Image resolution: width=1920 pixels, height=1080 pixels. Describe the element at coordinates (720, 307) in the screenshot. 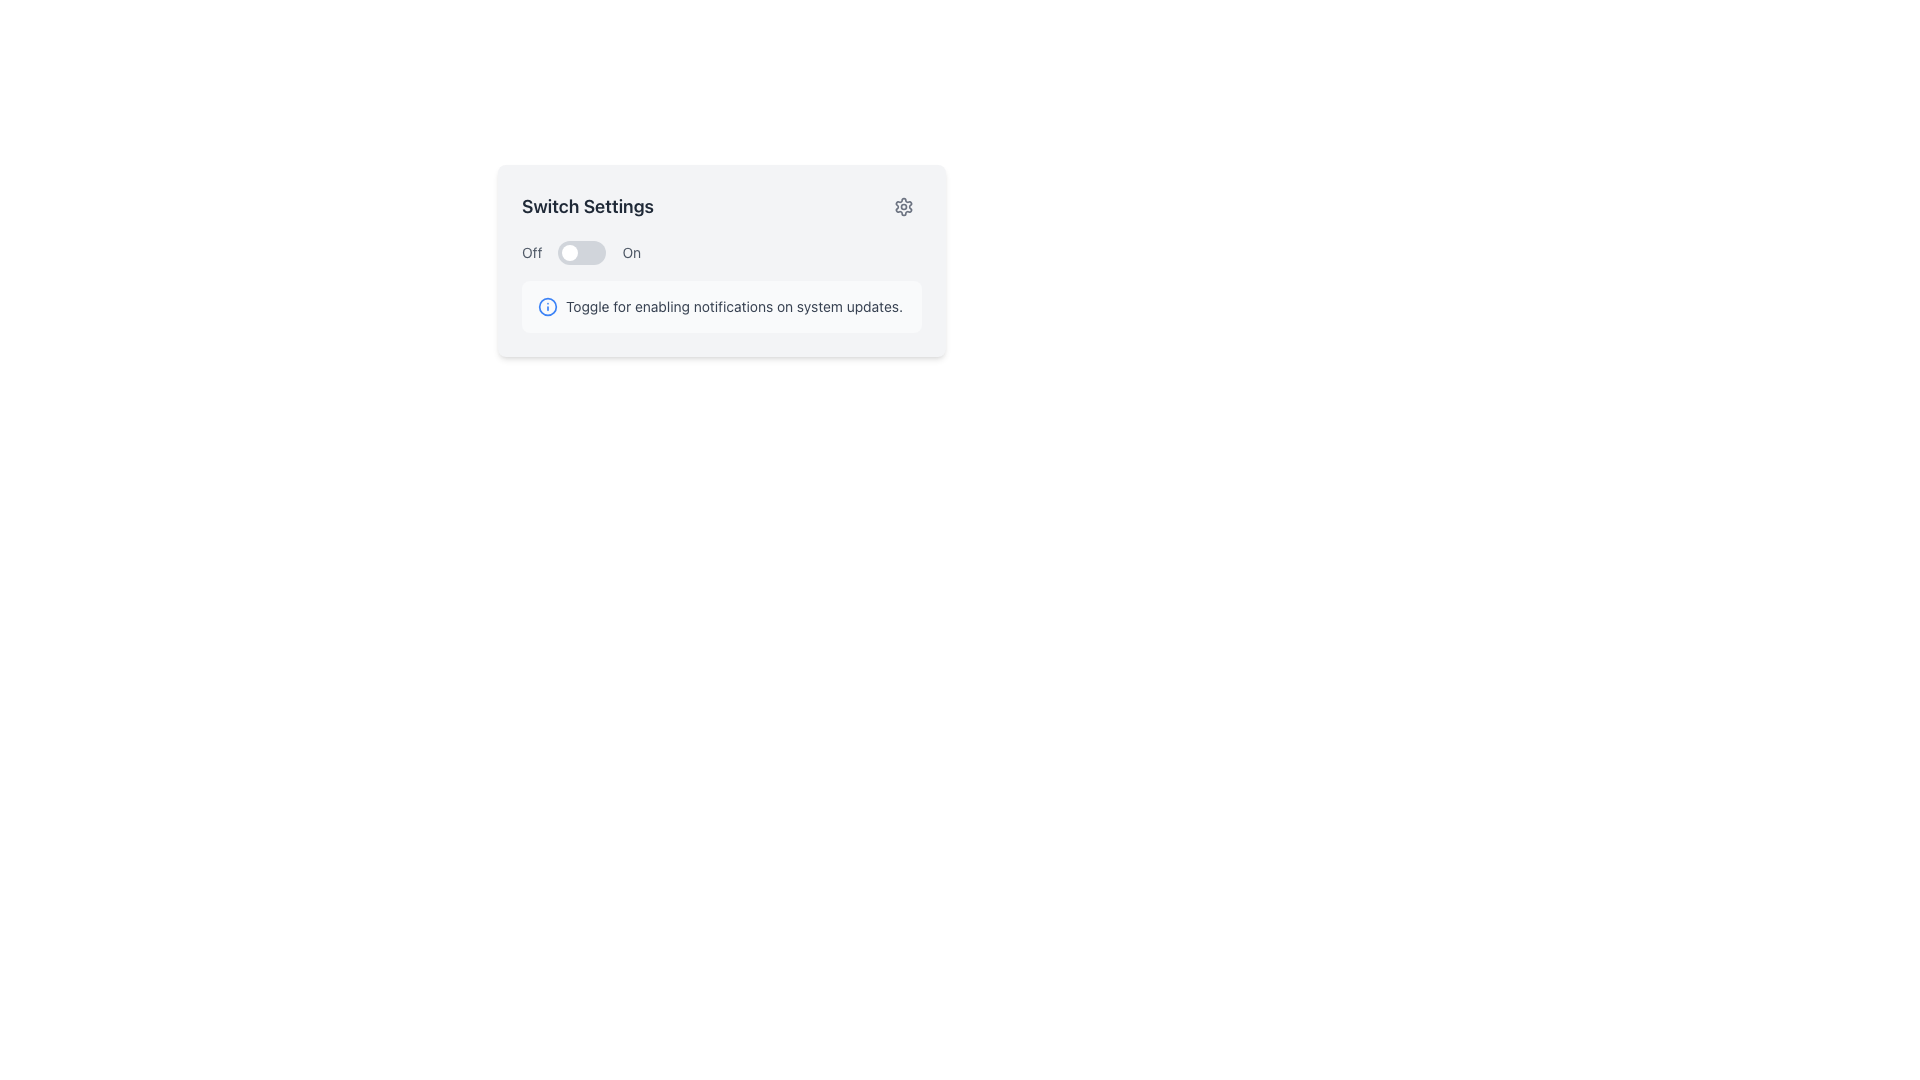

I see `the descriptive text element positioned centrally below the toggle switch group to read its explanation regarding the functionality of the toggle switch` at that location.